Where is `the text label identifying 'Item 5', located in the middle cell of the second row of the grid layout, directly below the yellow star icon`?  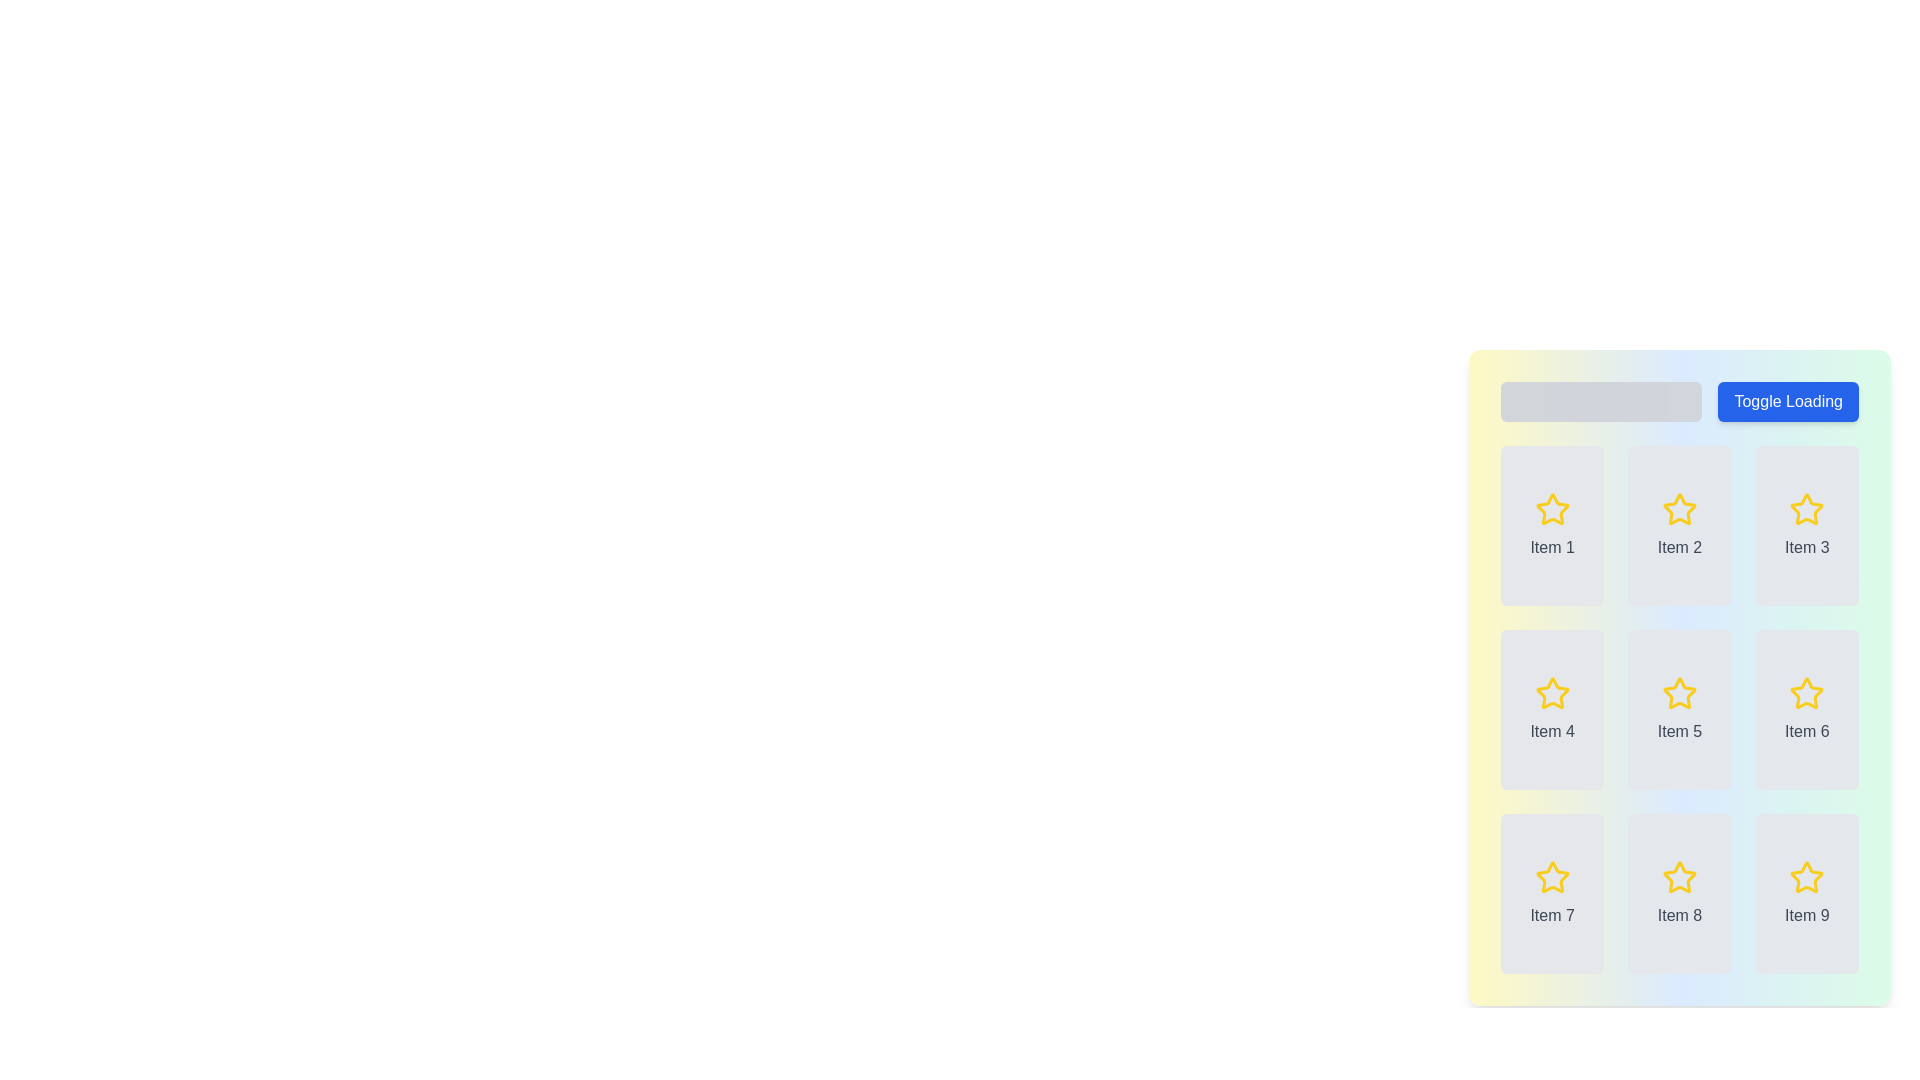
the text label identifying 'Item 5', located in the middle cell of the second row of the grid layout, directly below the yellow star icon is located at coordinates (1680, 732).